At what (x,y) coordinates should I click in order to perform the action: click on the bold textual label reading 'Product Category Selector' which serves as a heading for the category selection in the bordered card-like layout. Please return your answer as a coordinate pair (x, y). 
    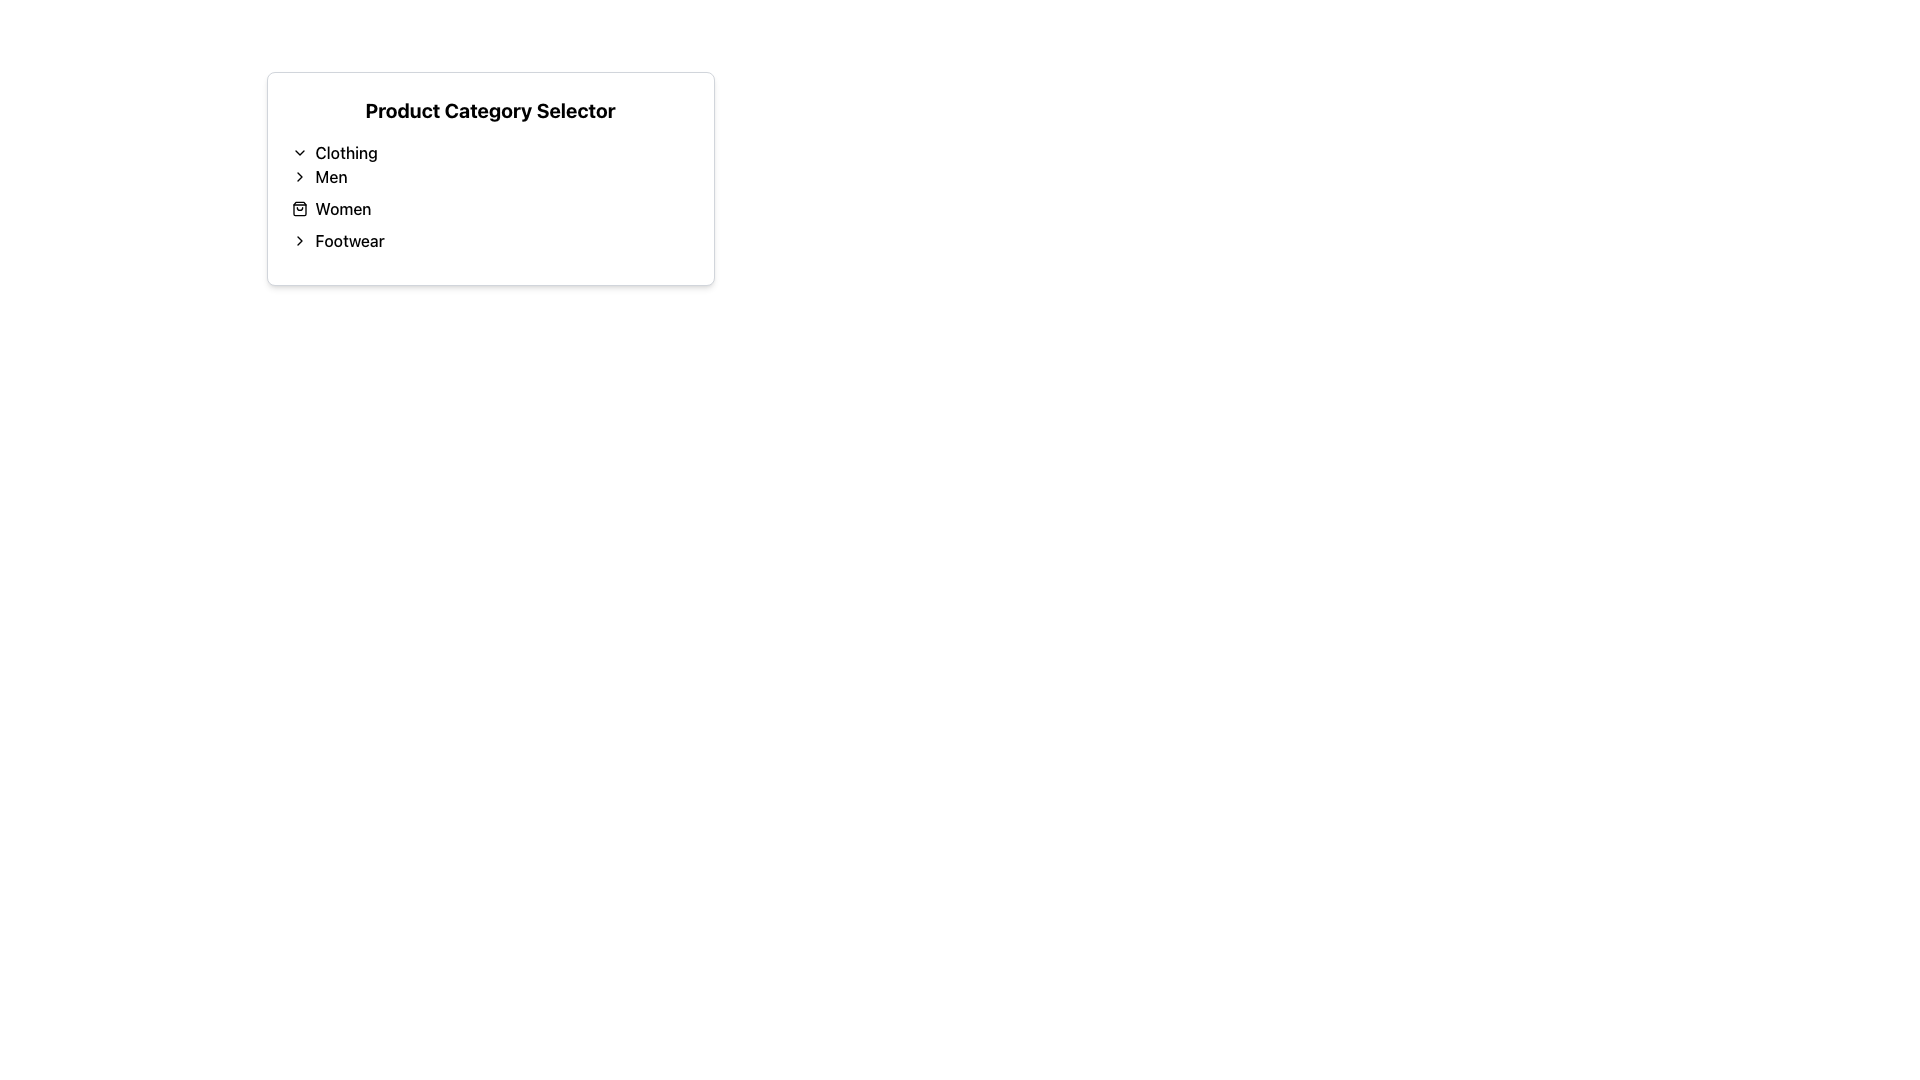
    Looking at the image, I should click on (490, 111).